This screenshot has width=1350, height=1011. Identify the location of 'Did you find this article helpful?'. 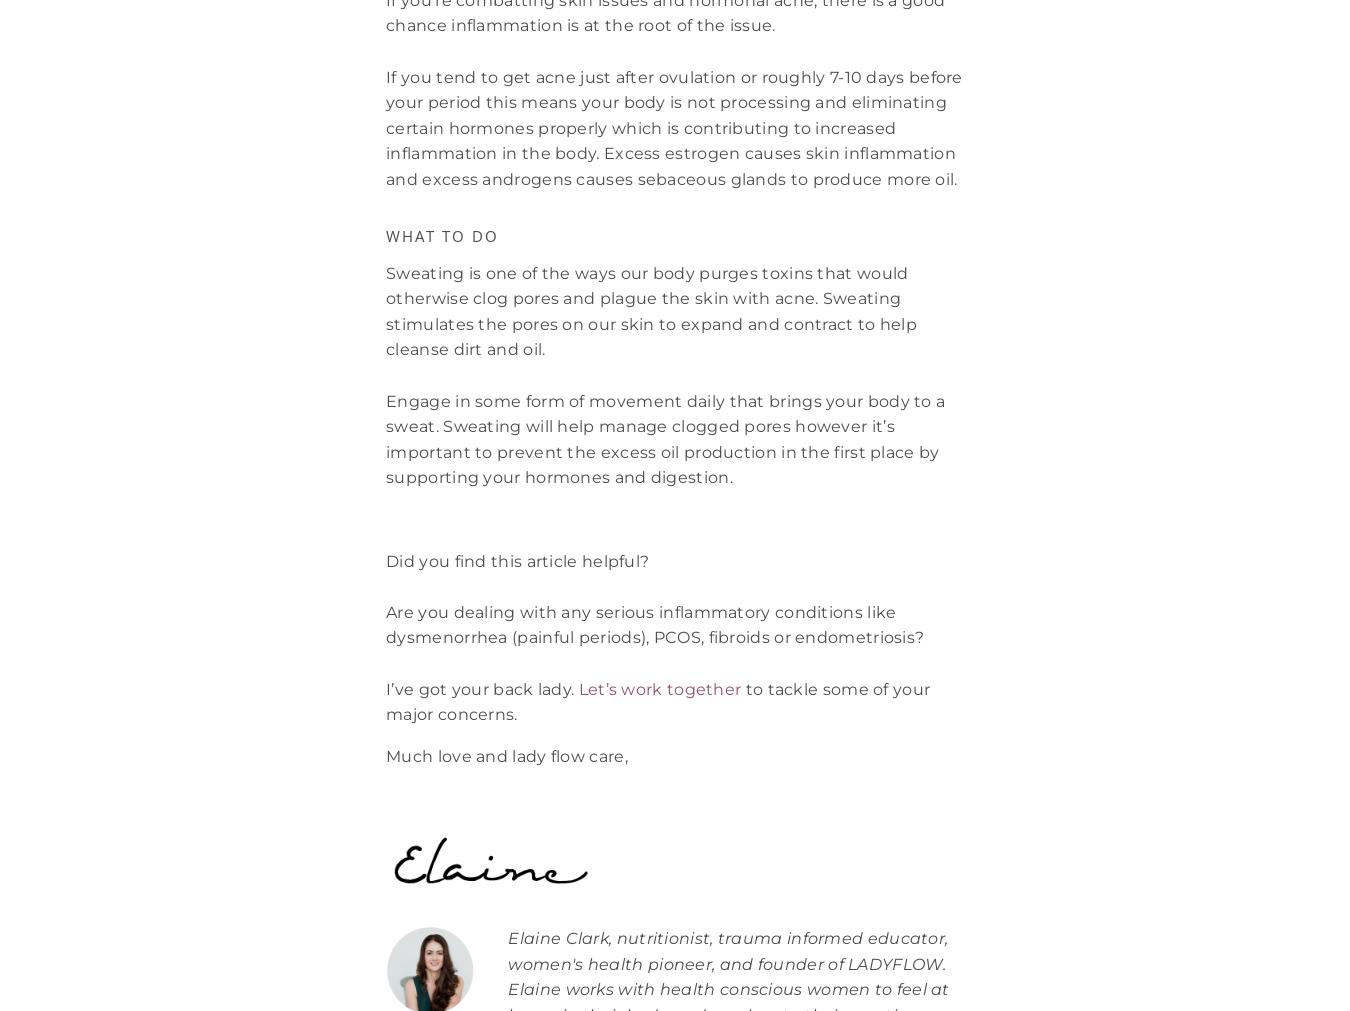
(518, 560).